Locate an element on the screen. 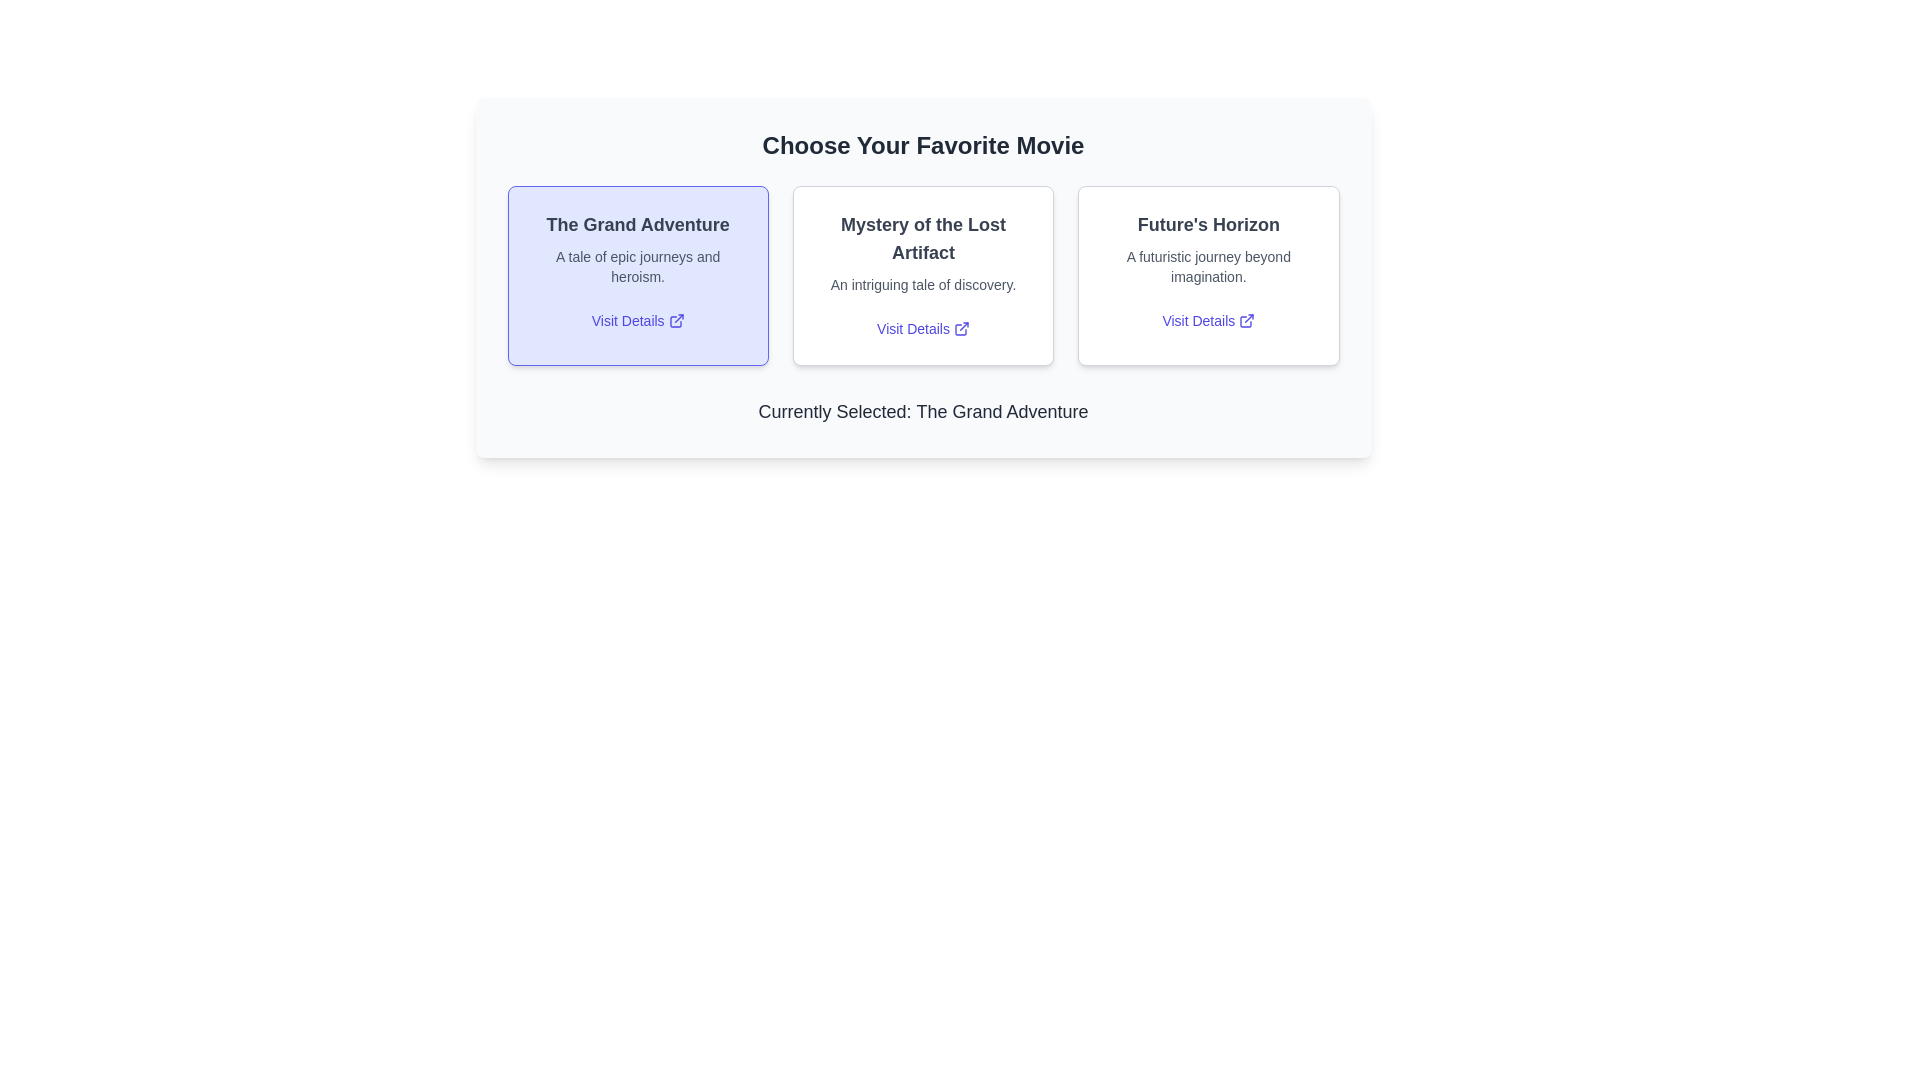  the text 'Future's Horizon' is located at coordinates (1207, 224).